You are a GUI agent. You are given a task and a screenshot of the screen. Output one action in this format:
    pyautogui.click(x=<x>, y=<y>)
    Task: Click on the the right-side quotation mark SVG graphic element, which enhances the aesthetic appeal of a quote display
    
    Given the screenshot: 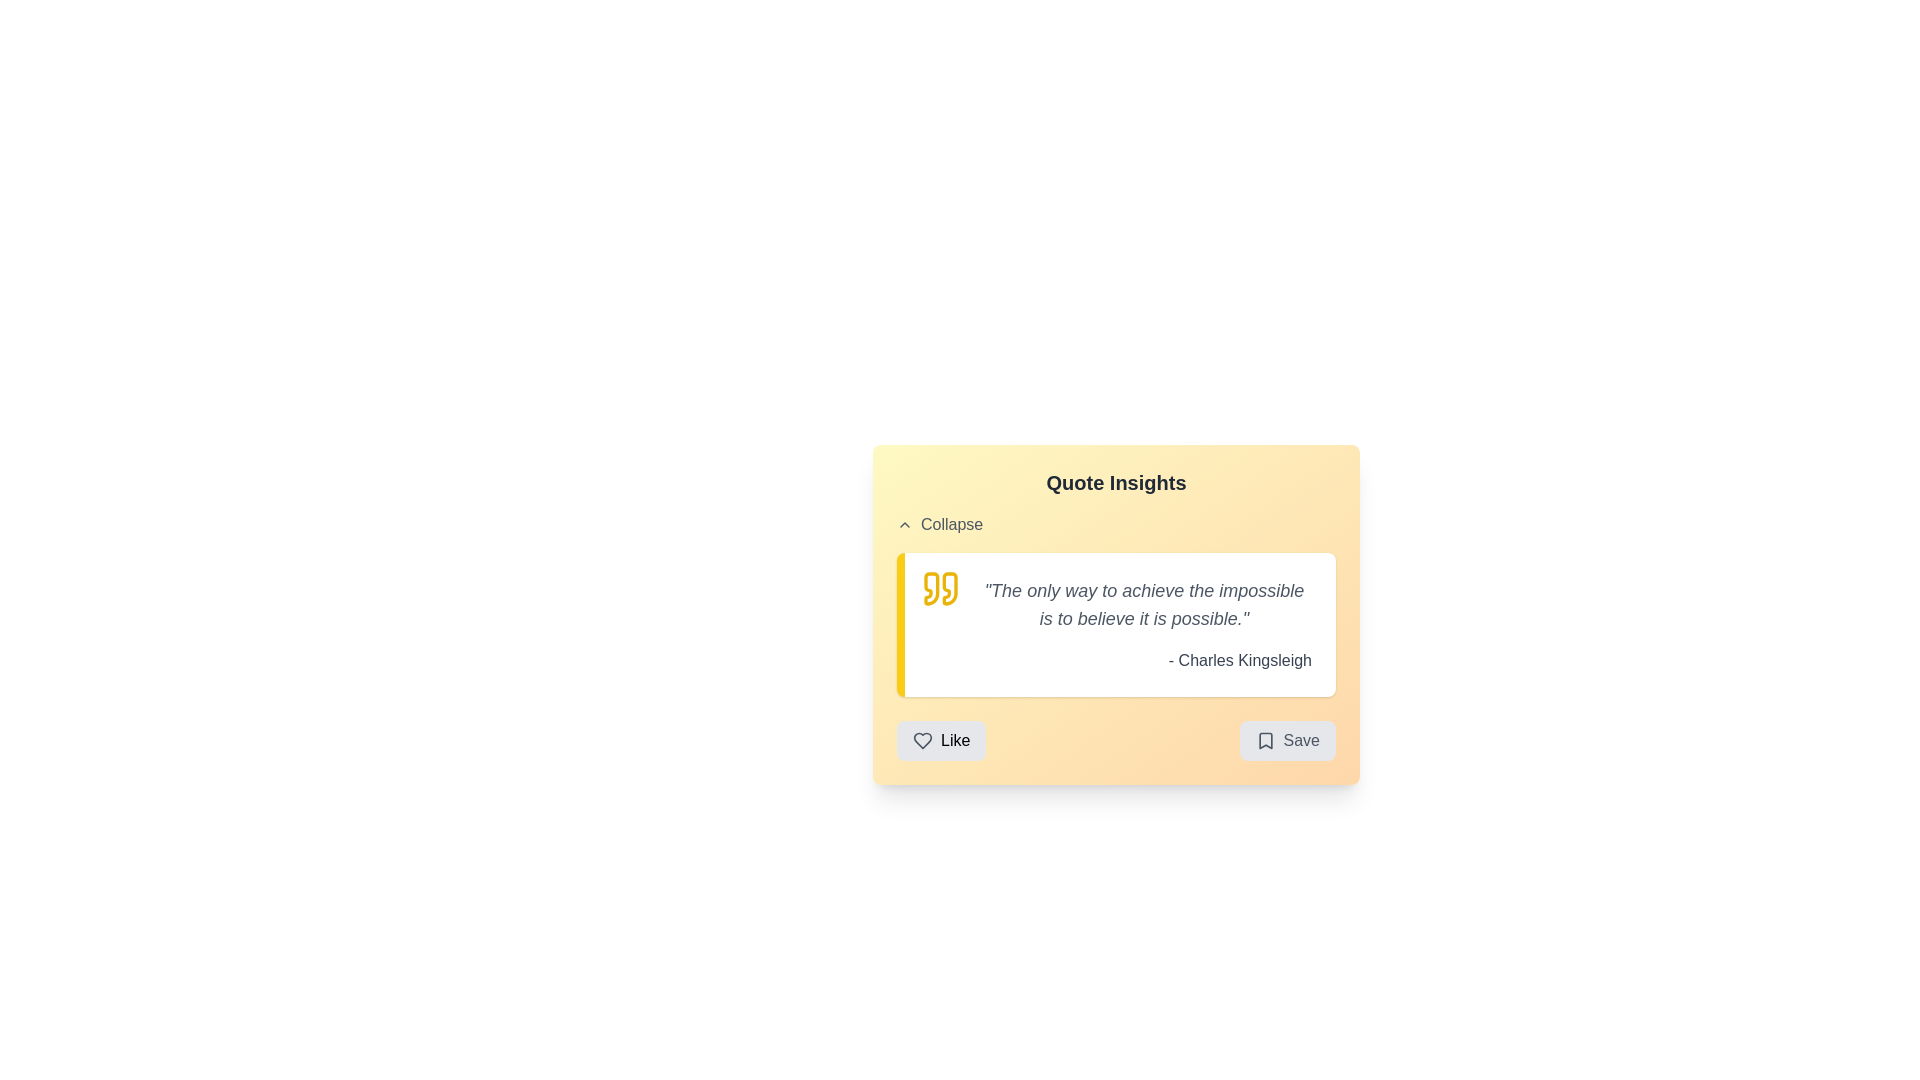 What is the action you would take?
    pyautogui.click(x=949, y=588)
    